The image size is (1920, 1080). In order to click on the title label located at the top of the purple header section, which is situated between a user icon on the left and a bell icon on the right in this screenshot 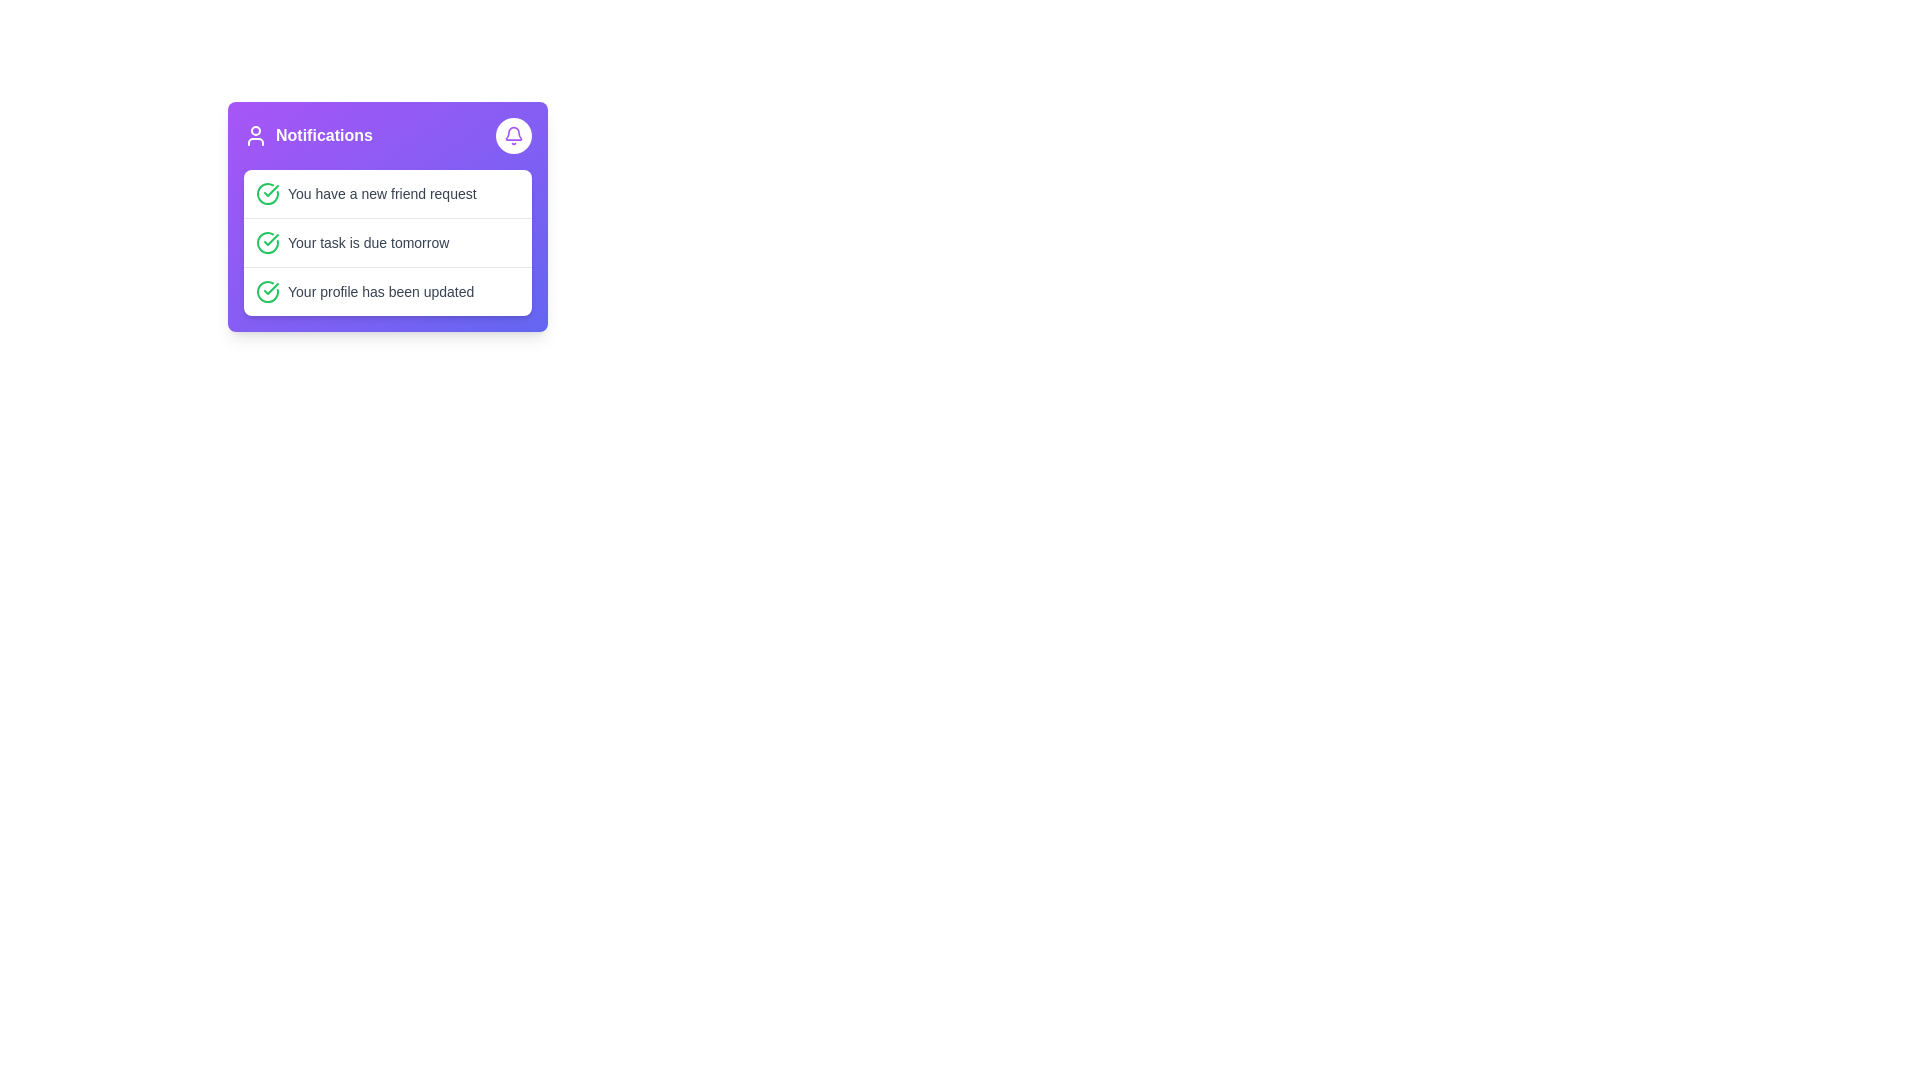, I will do `click(324, 135)`.